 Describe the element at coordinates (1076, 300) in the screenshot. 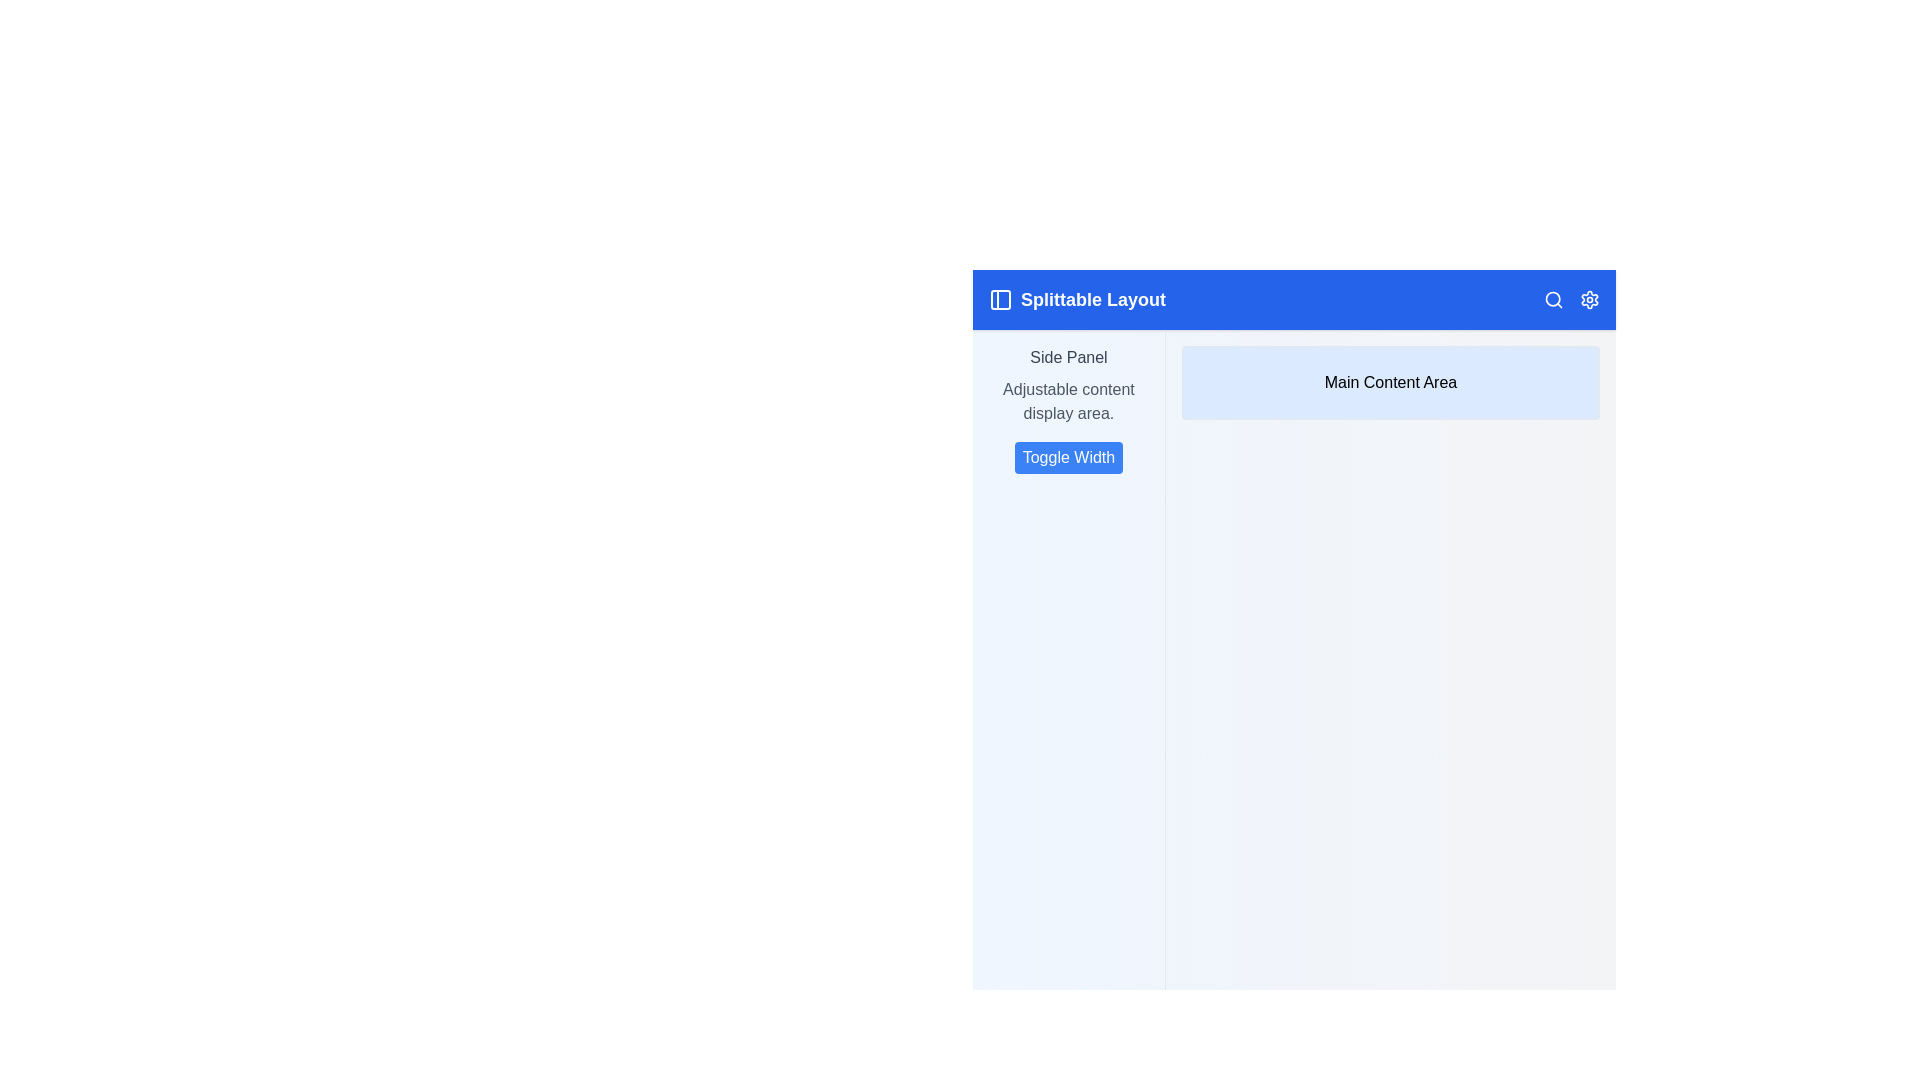

I see `the Header title element located in the upper left corner of the header section` at that location.